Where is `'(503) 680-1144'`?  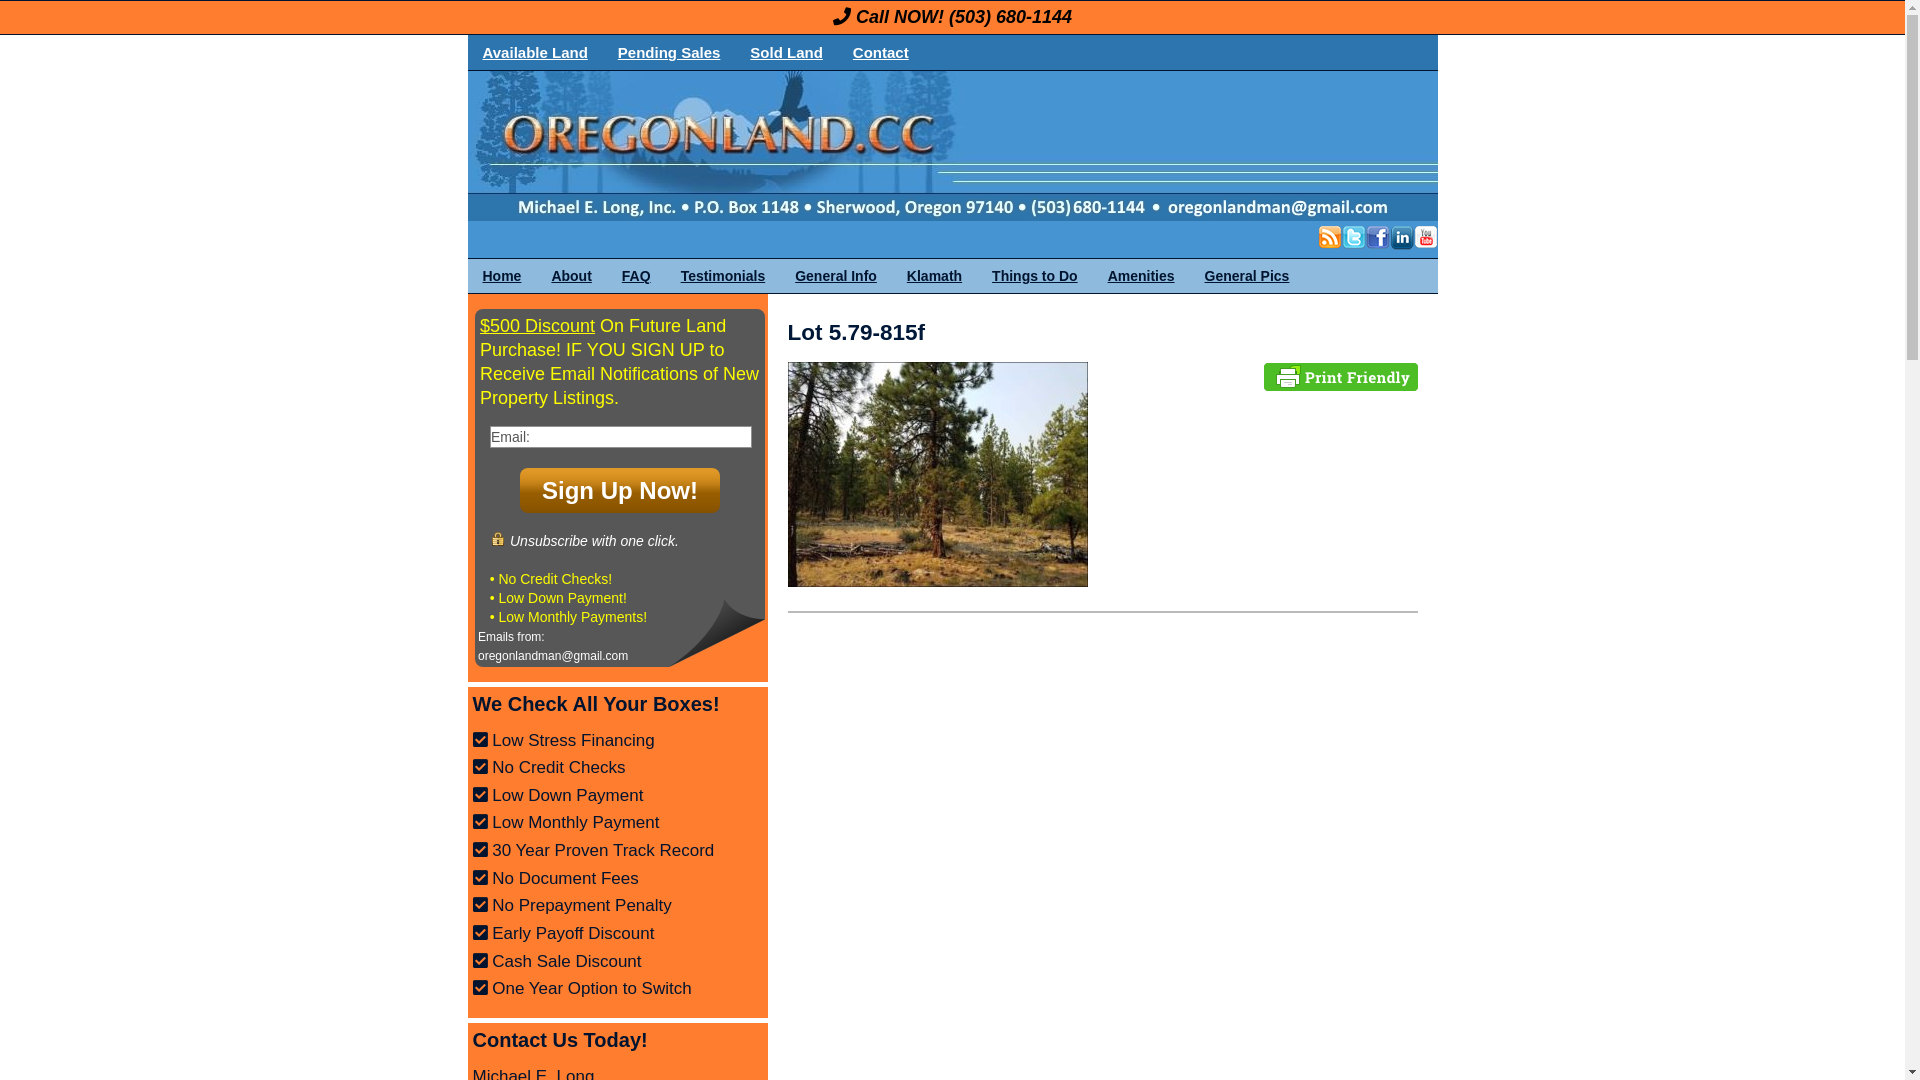
'(503) 680-1144' is located at coordinates (1010, 16).